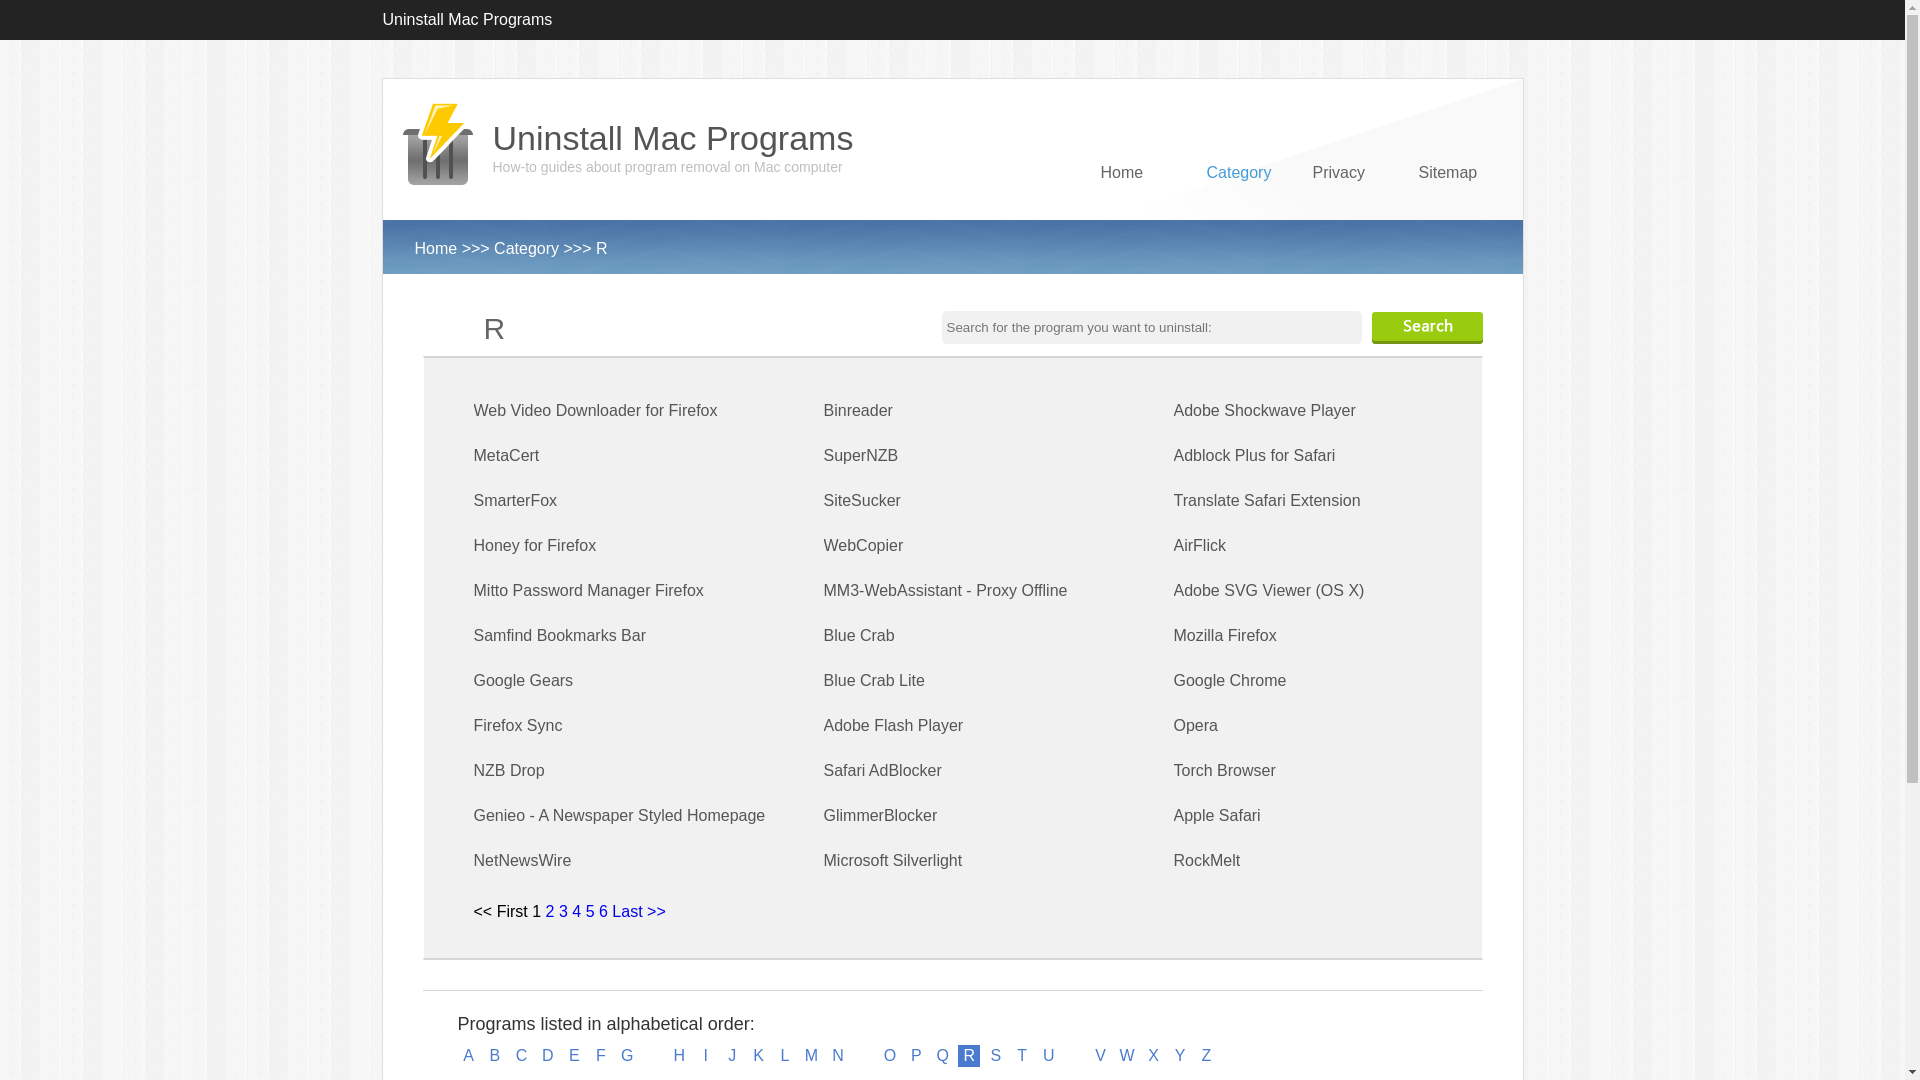 Image resolution: width=1920 pixels, height=1080 pixels. I want to click on 'Adobe Shockwave Player', so click(1264, 409).